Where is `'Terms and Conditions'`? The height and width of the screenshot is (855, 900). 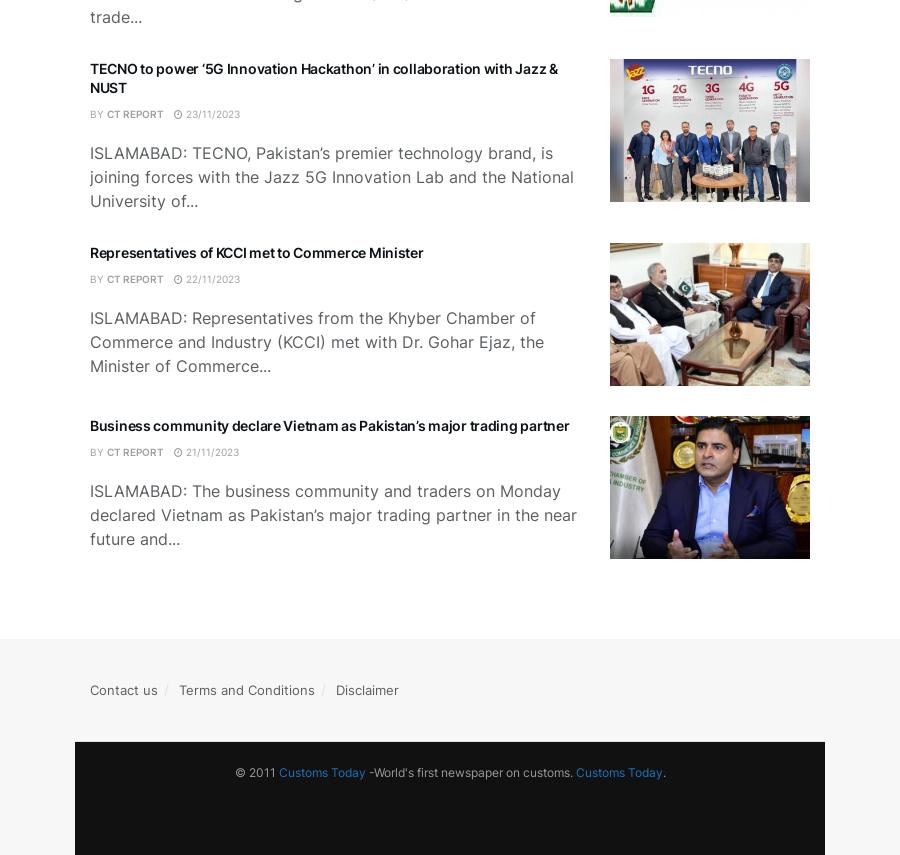
'Terms and Conditions' is located at coordinates (245, 689).